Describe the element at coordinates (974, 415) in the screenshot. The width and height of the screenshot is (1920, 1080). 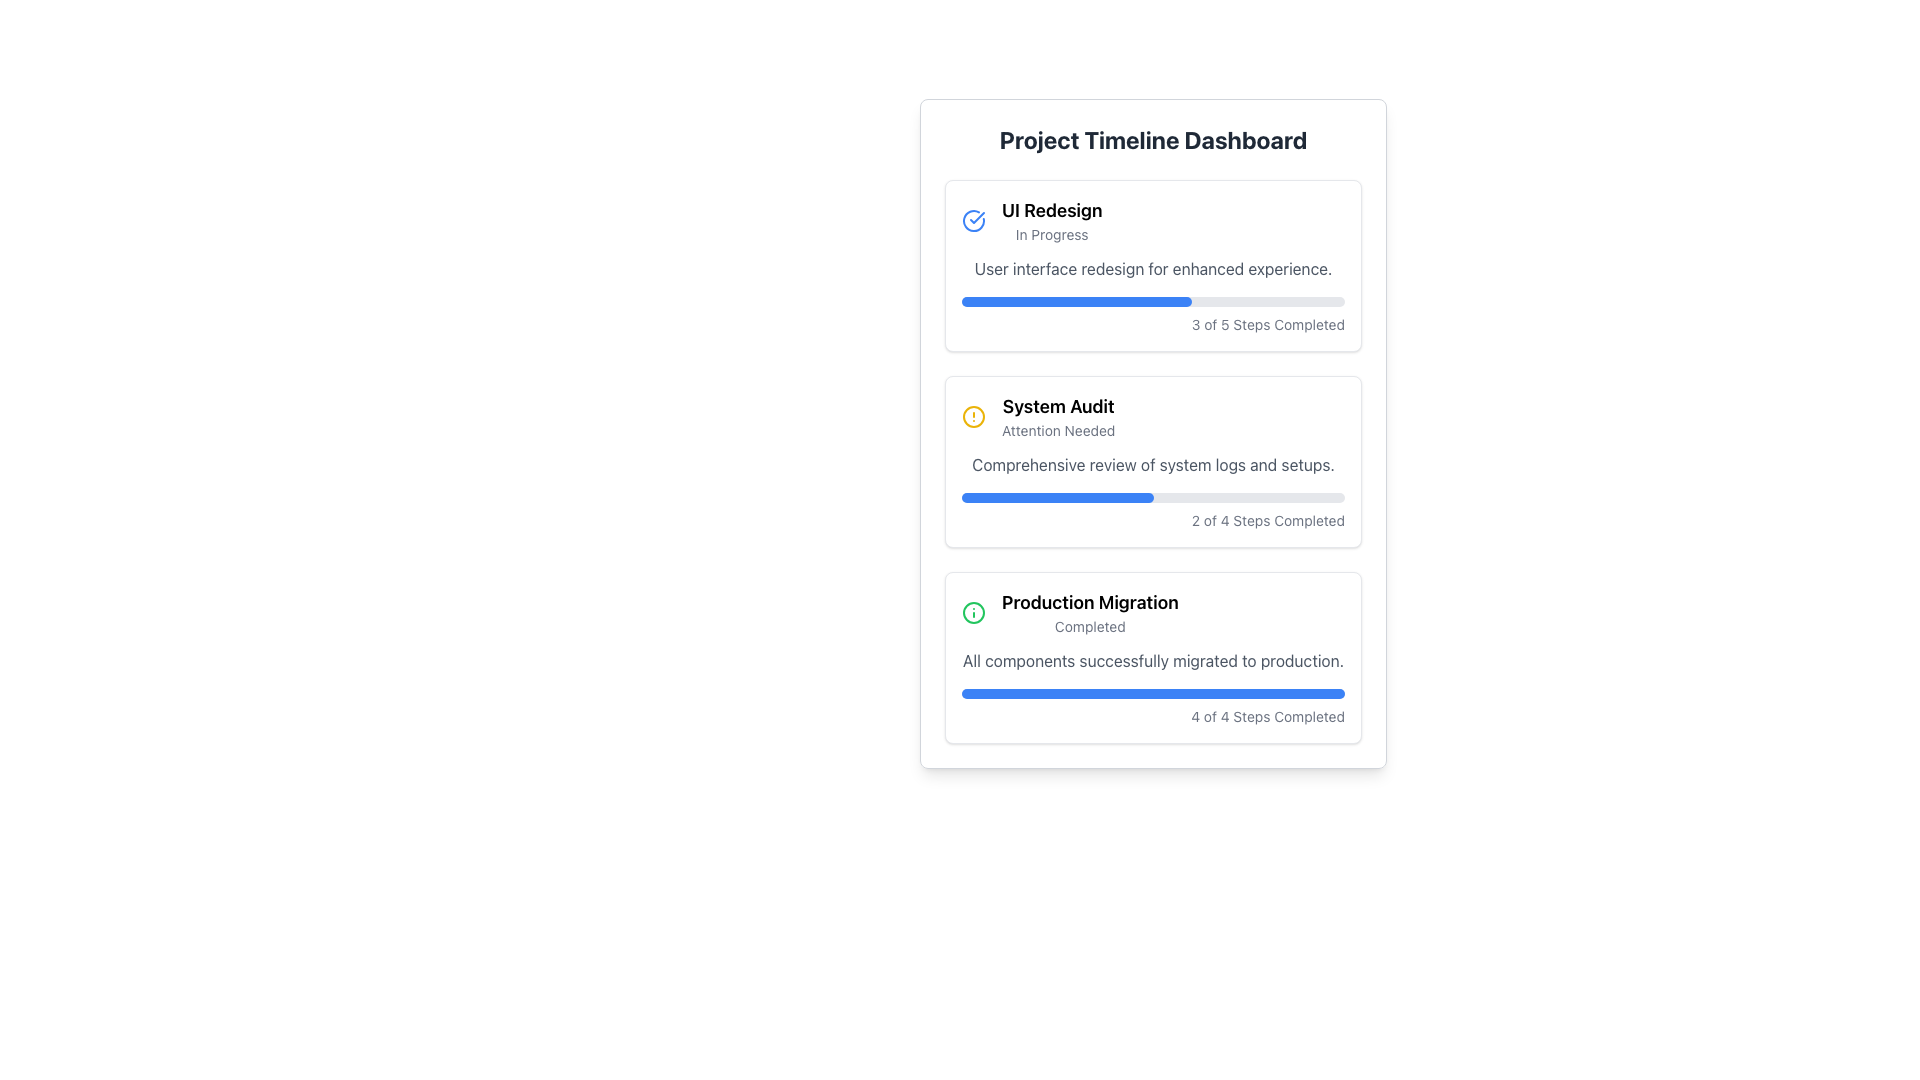
I see `the warning icon indicating attention needed for the 'System Audit' section located to the left of the text 'System Audit' in the 'Project Timeline Dashboard'` at that location.